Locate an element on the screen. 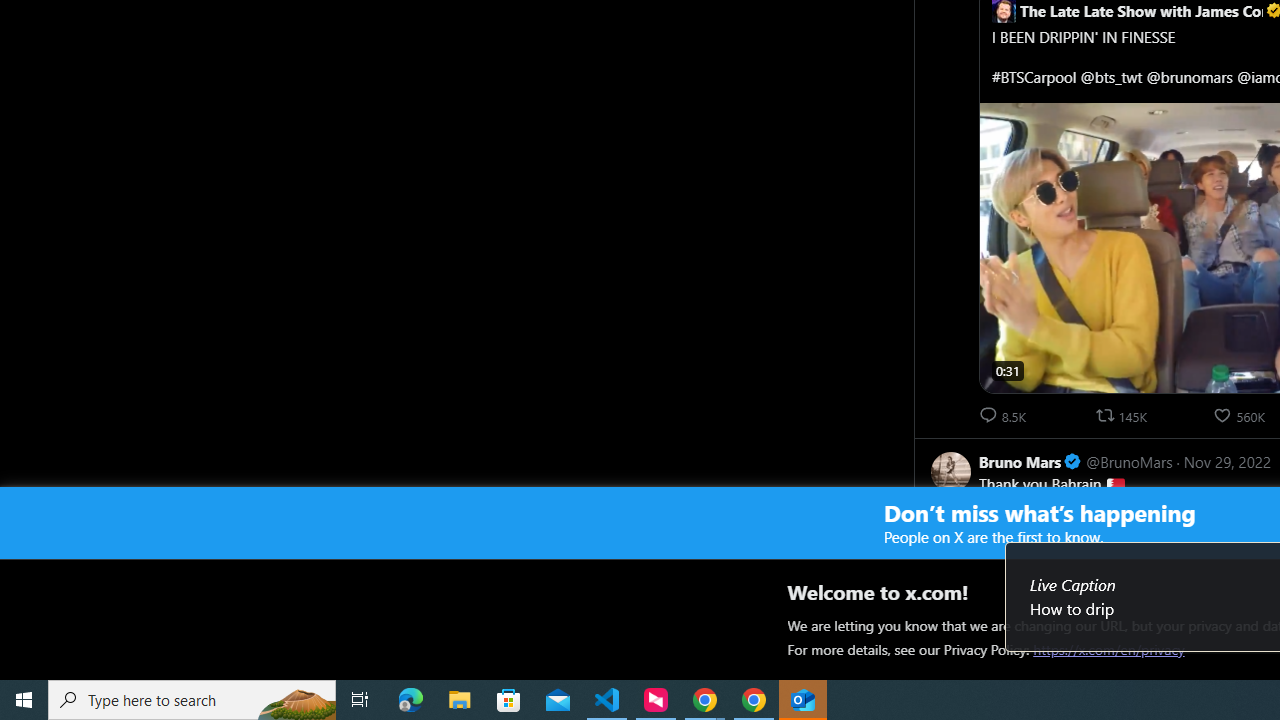  'Verified account' is located at coordinates (1071, 462).